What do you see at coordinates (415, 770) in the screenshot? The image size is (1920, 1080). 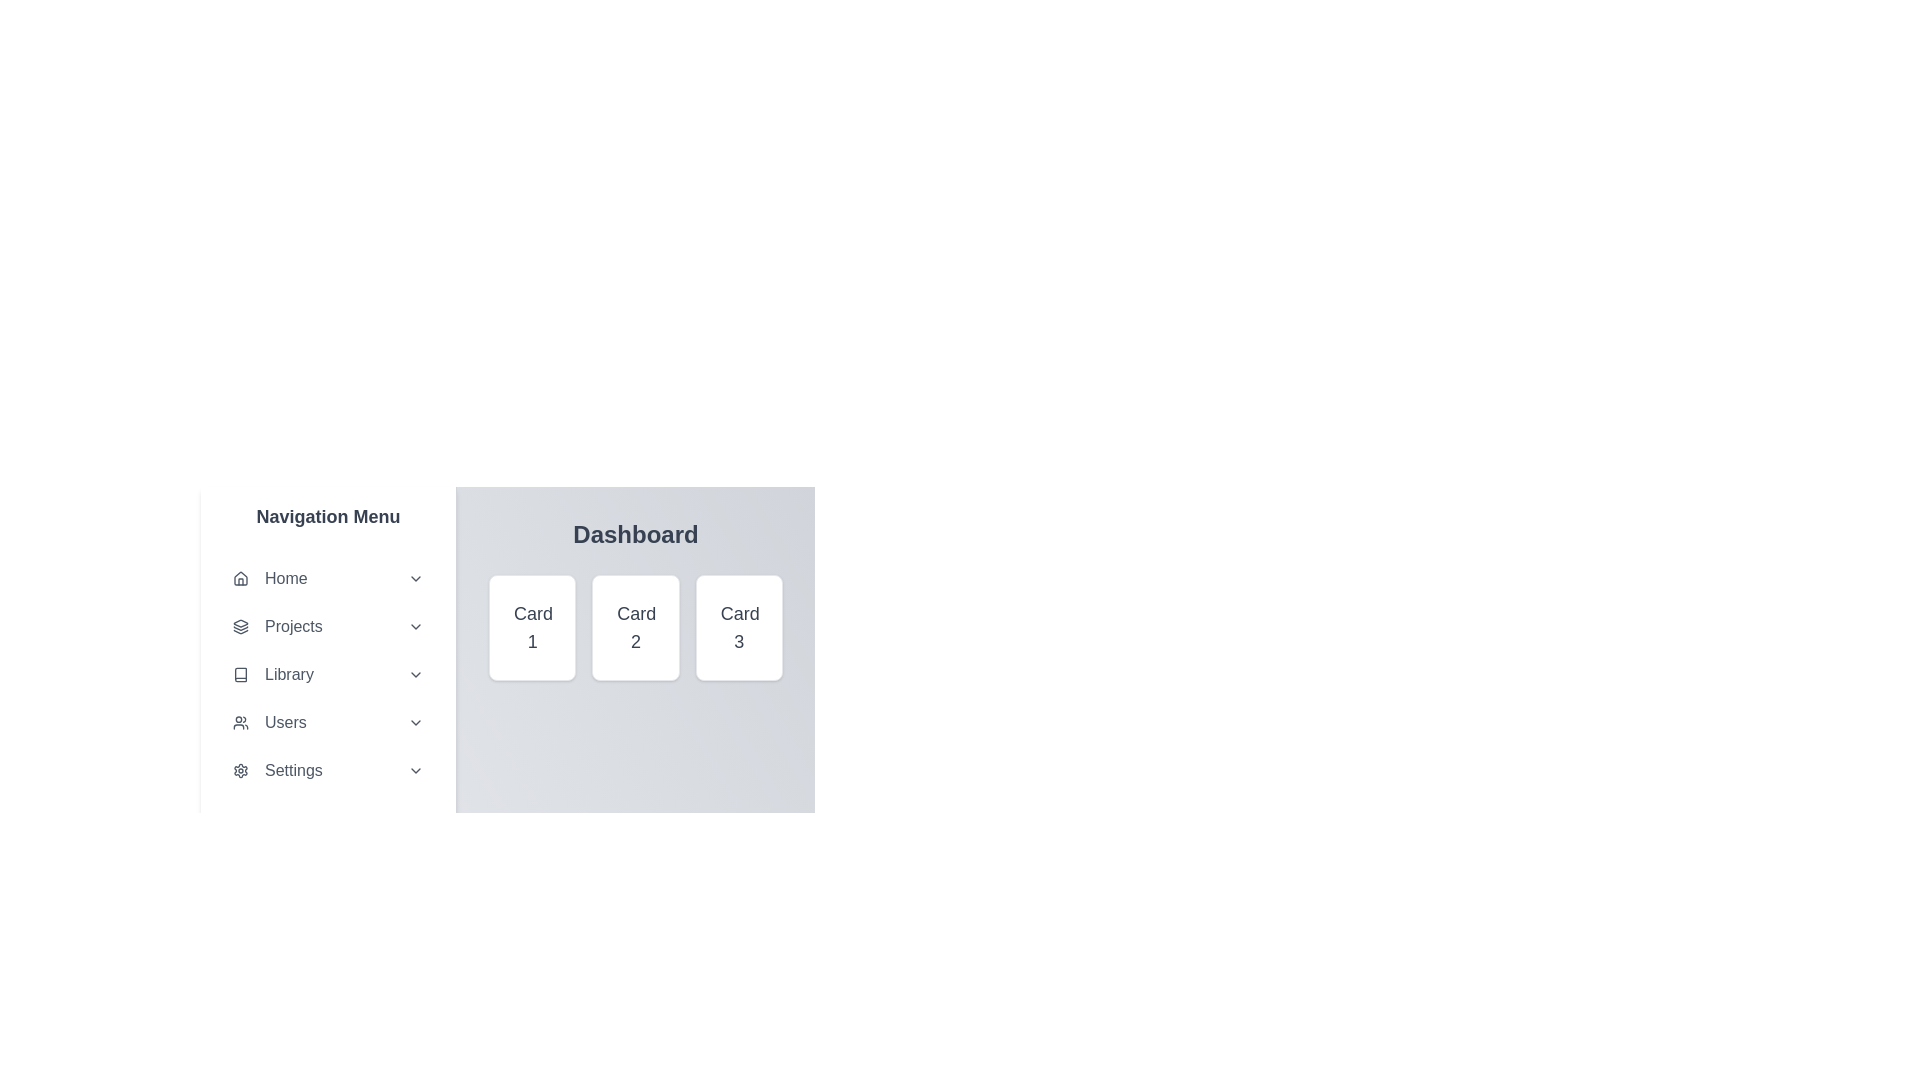 I see `the downward-pointing chevron icon in the navigation menu that is associated with the Settings entry` at bounding box center [415, 770].